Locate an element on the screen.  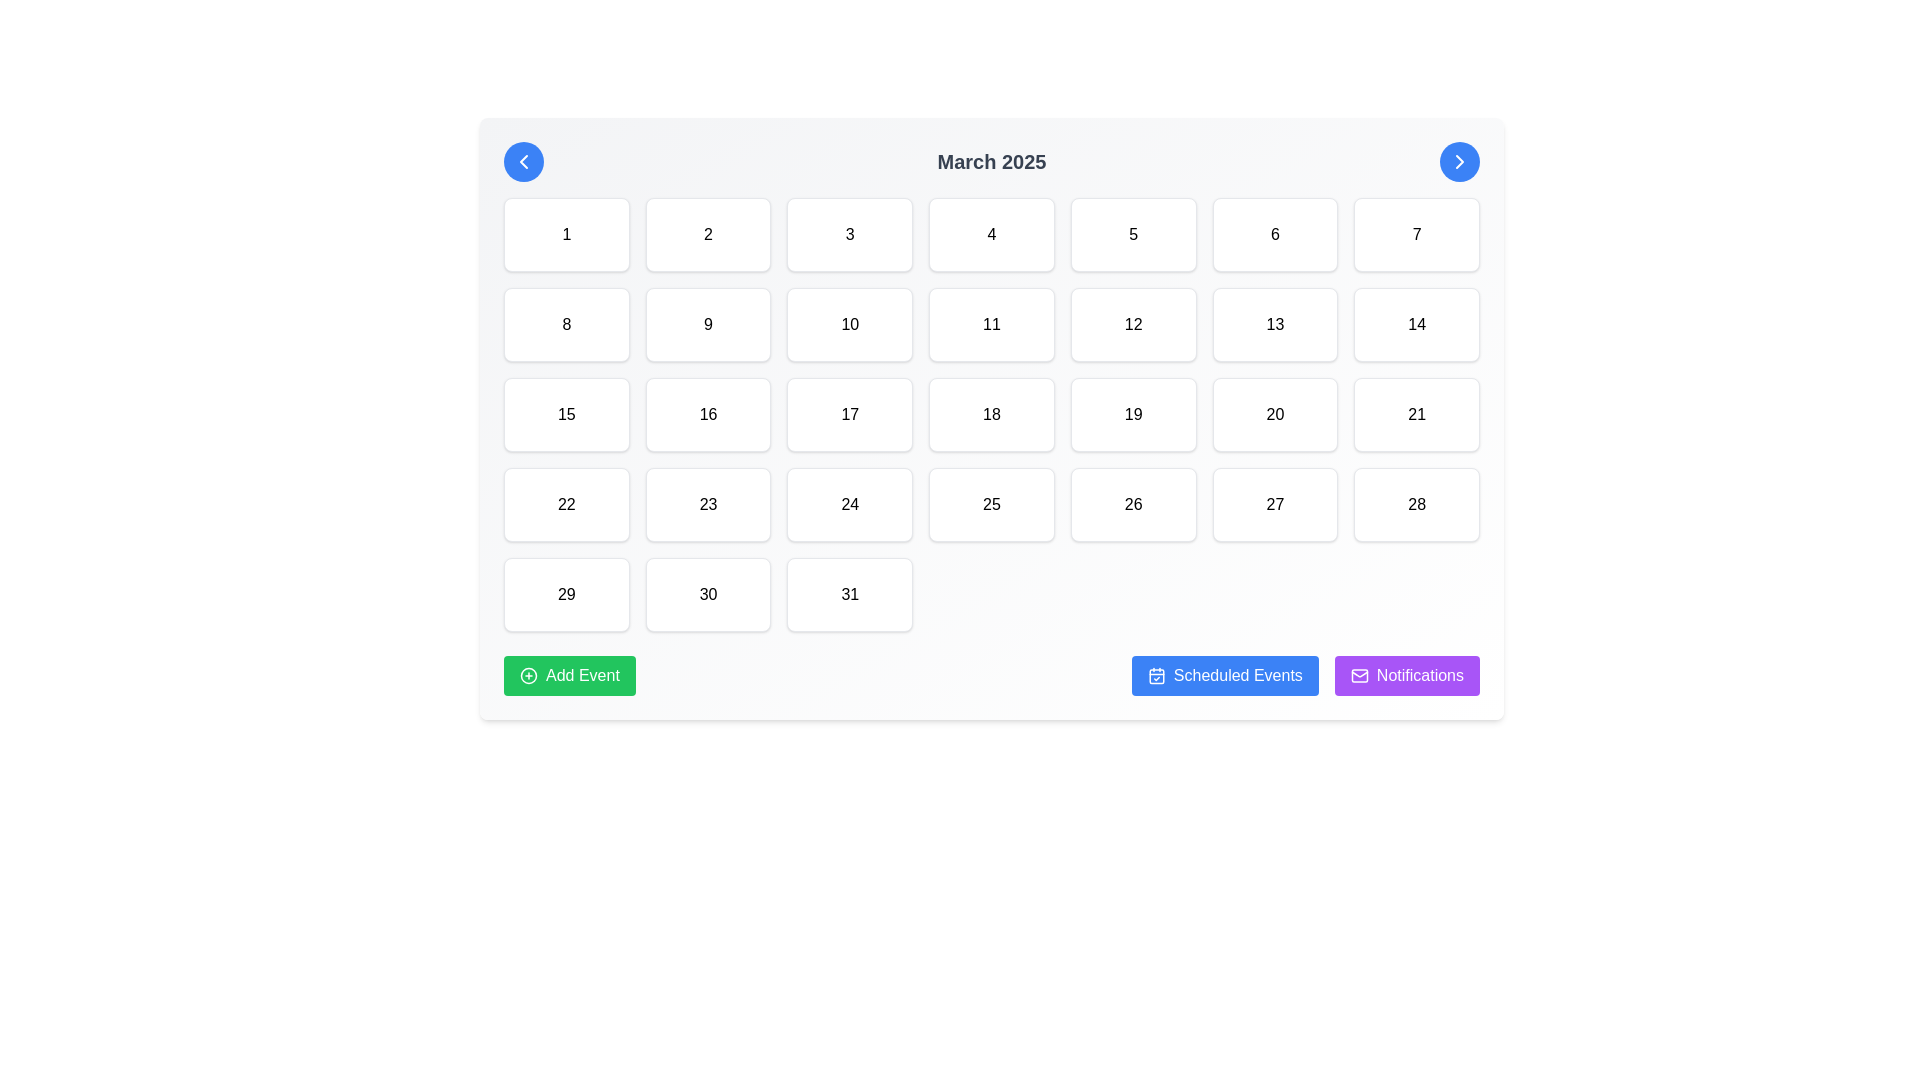
the calendar day cell representing the 11th day of March 2025, which is located in the second row and fourth column of the calendar grid is located at coordinates (992, 323).